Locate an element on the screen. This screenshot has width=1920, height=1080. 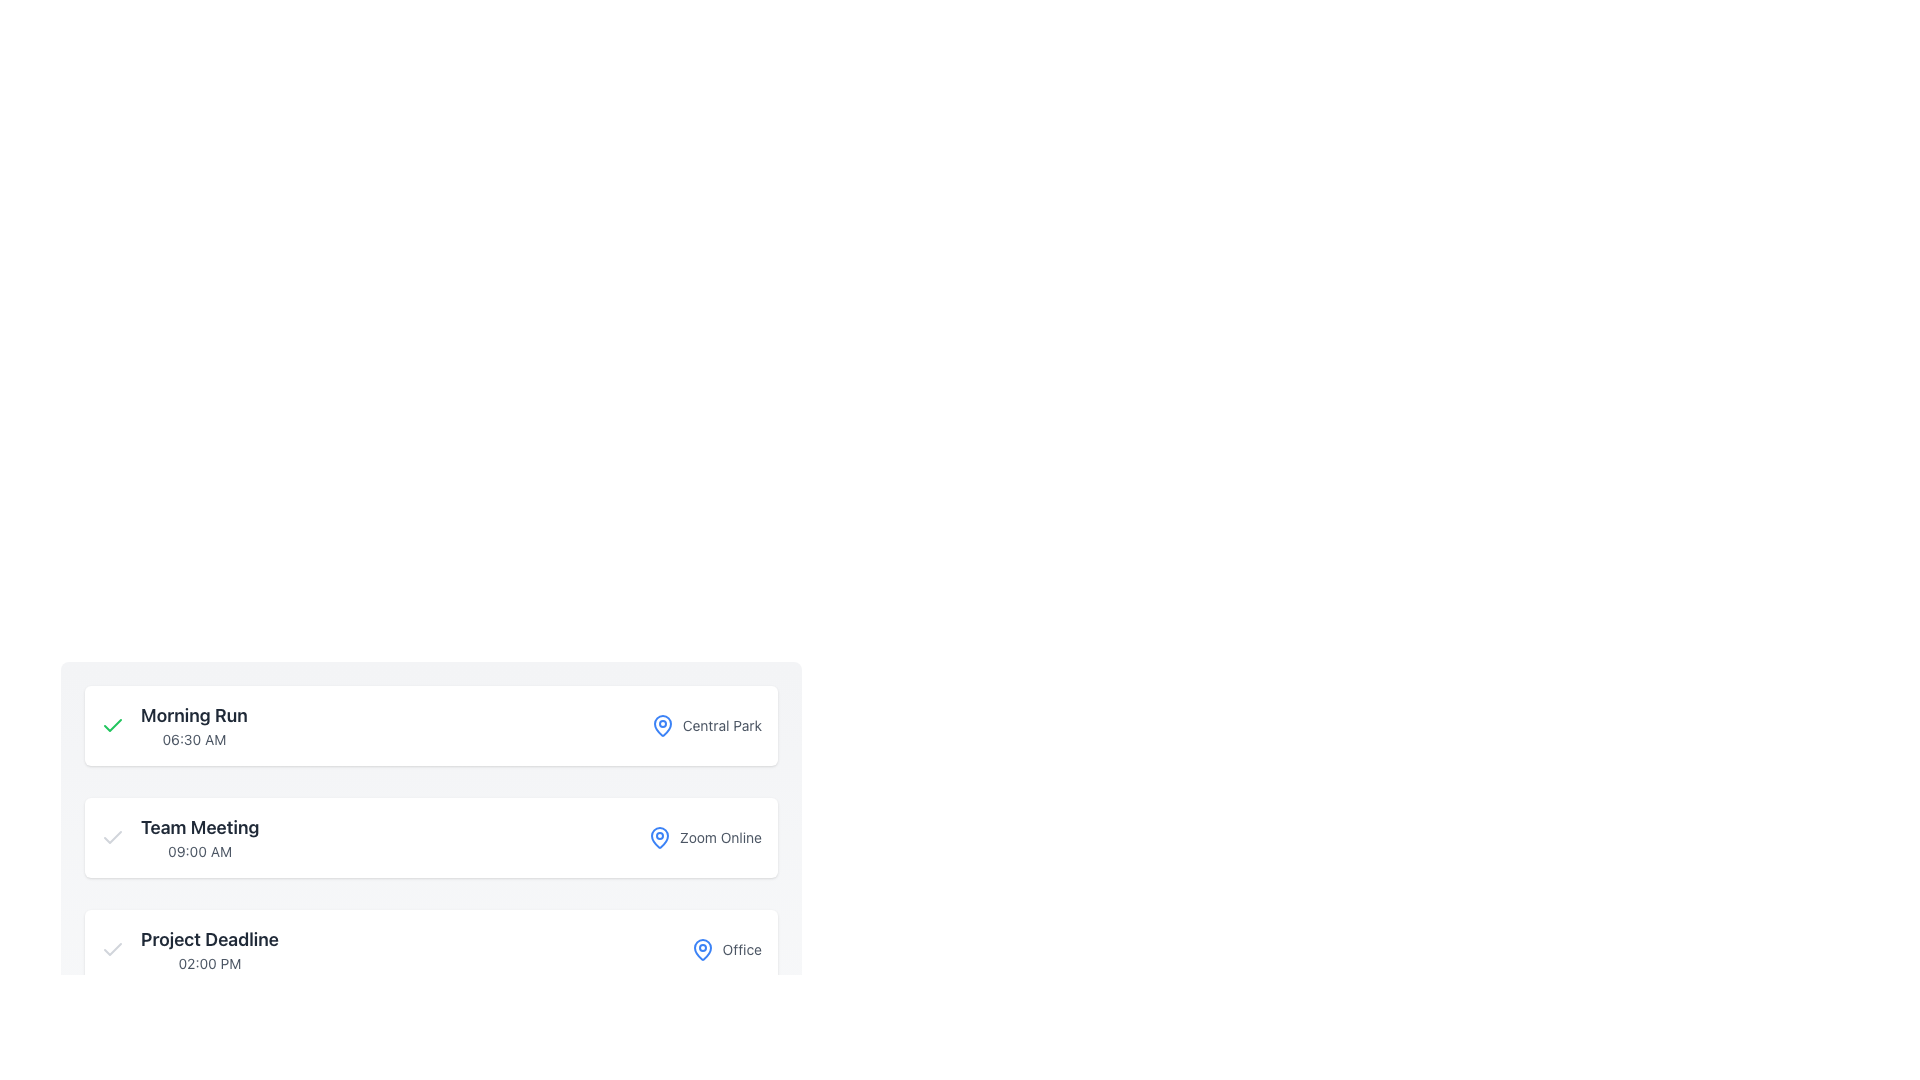
the Text element displaying 'Team Meeting' styled in bold gray, located above '09:00 AM', positioned to the right of a gray checkmark icon is located at coordinates (180, 837).